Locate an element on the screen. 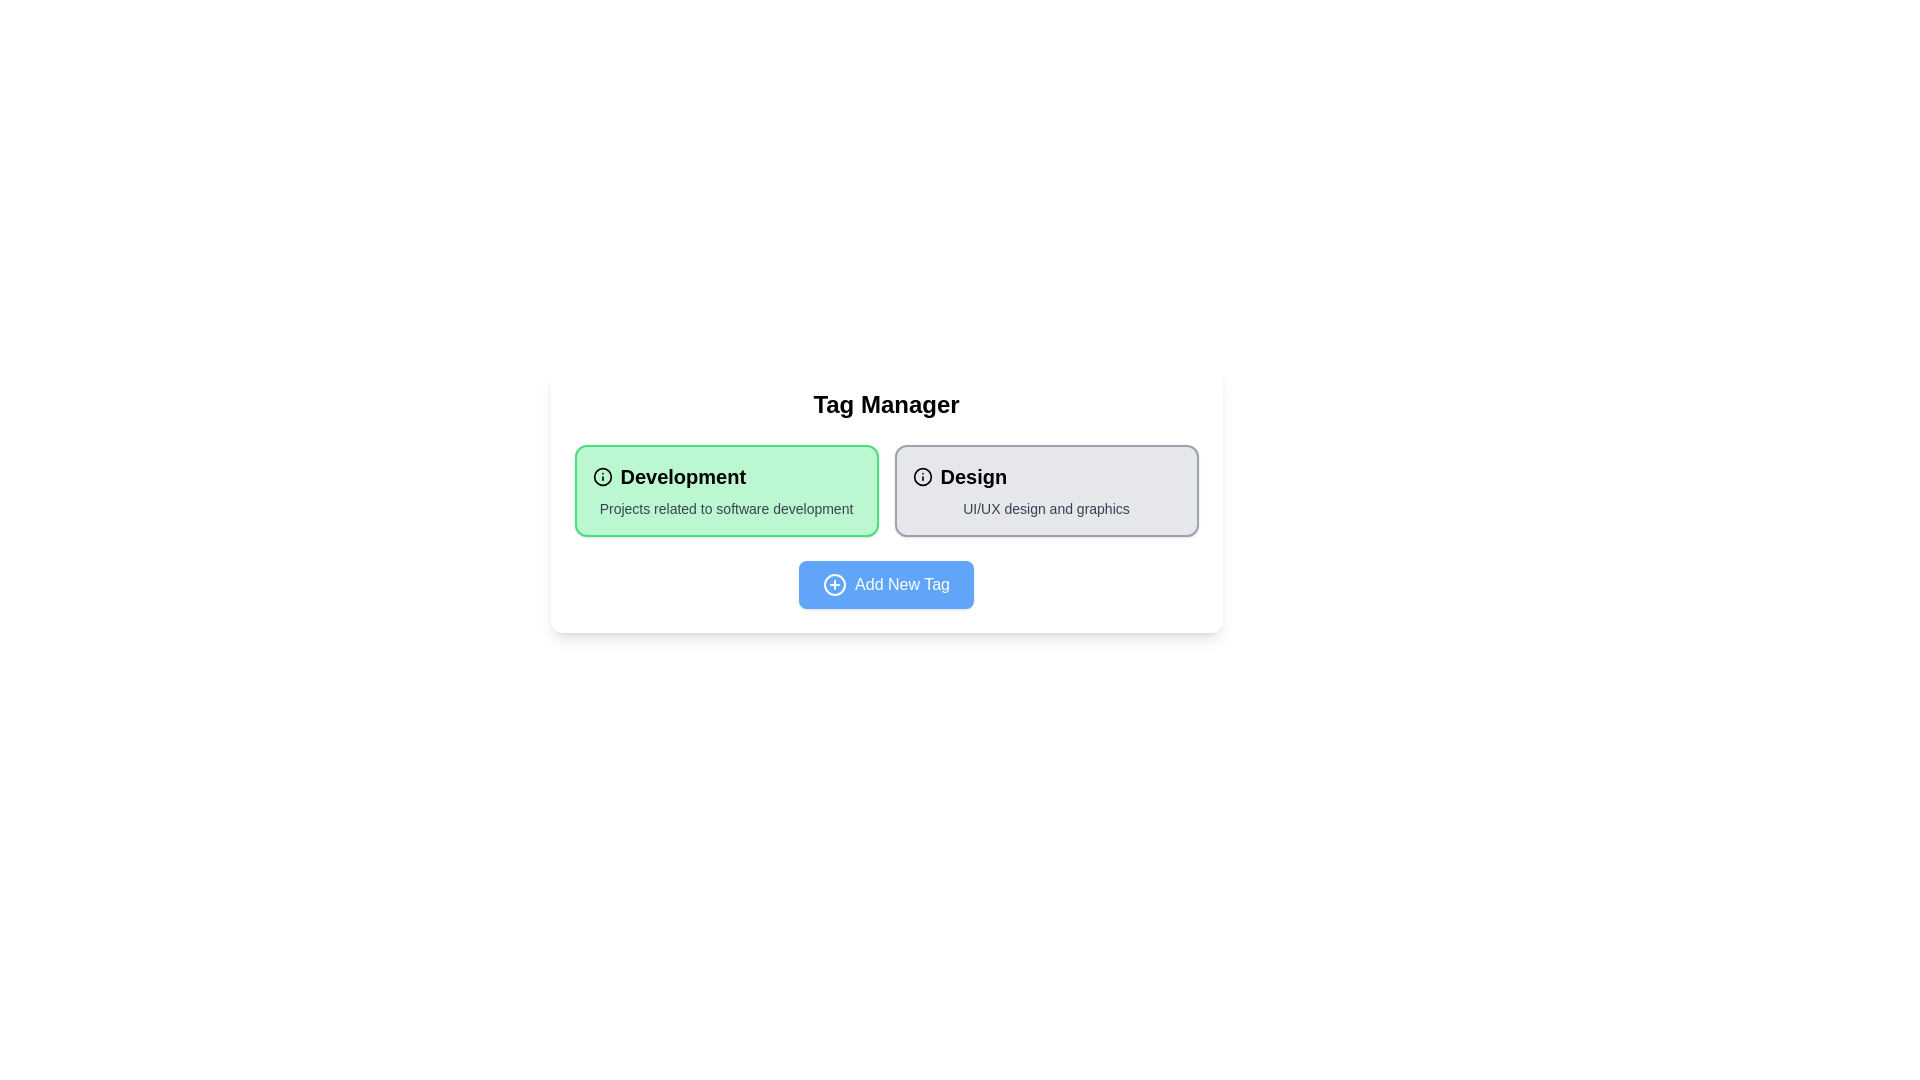 The width and height of the screenshot is (1920, 1080). the blue button labeled 'Add New Tag' with a plus icon on the left is located at coordinates (885, 585).